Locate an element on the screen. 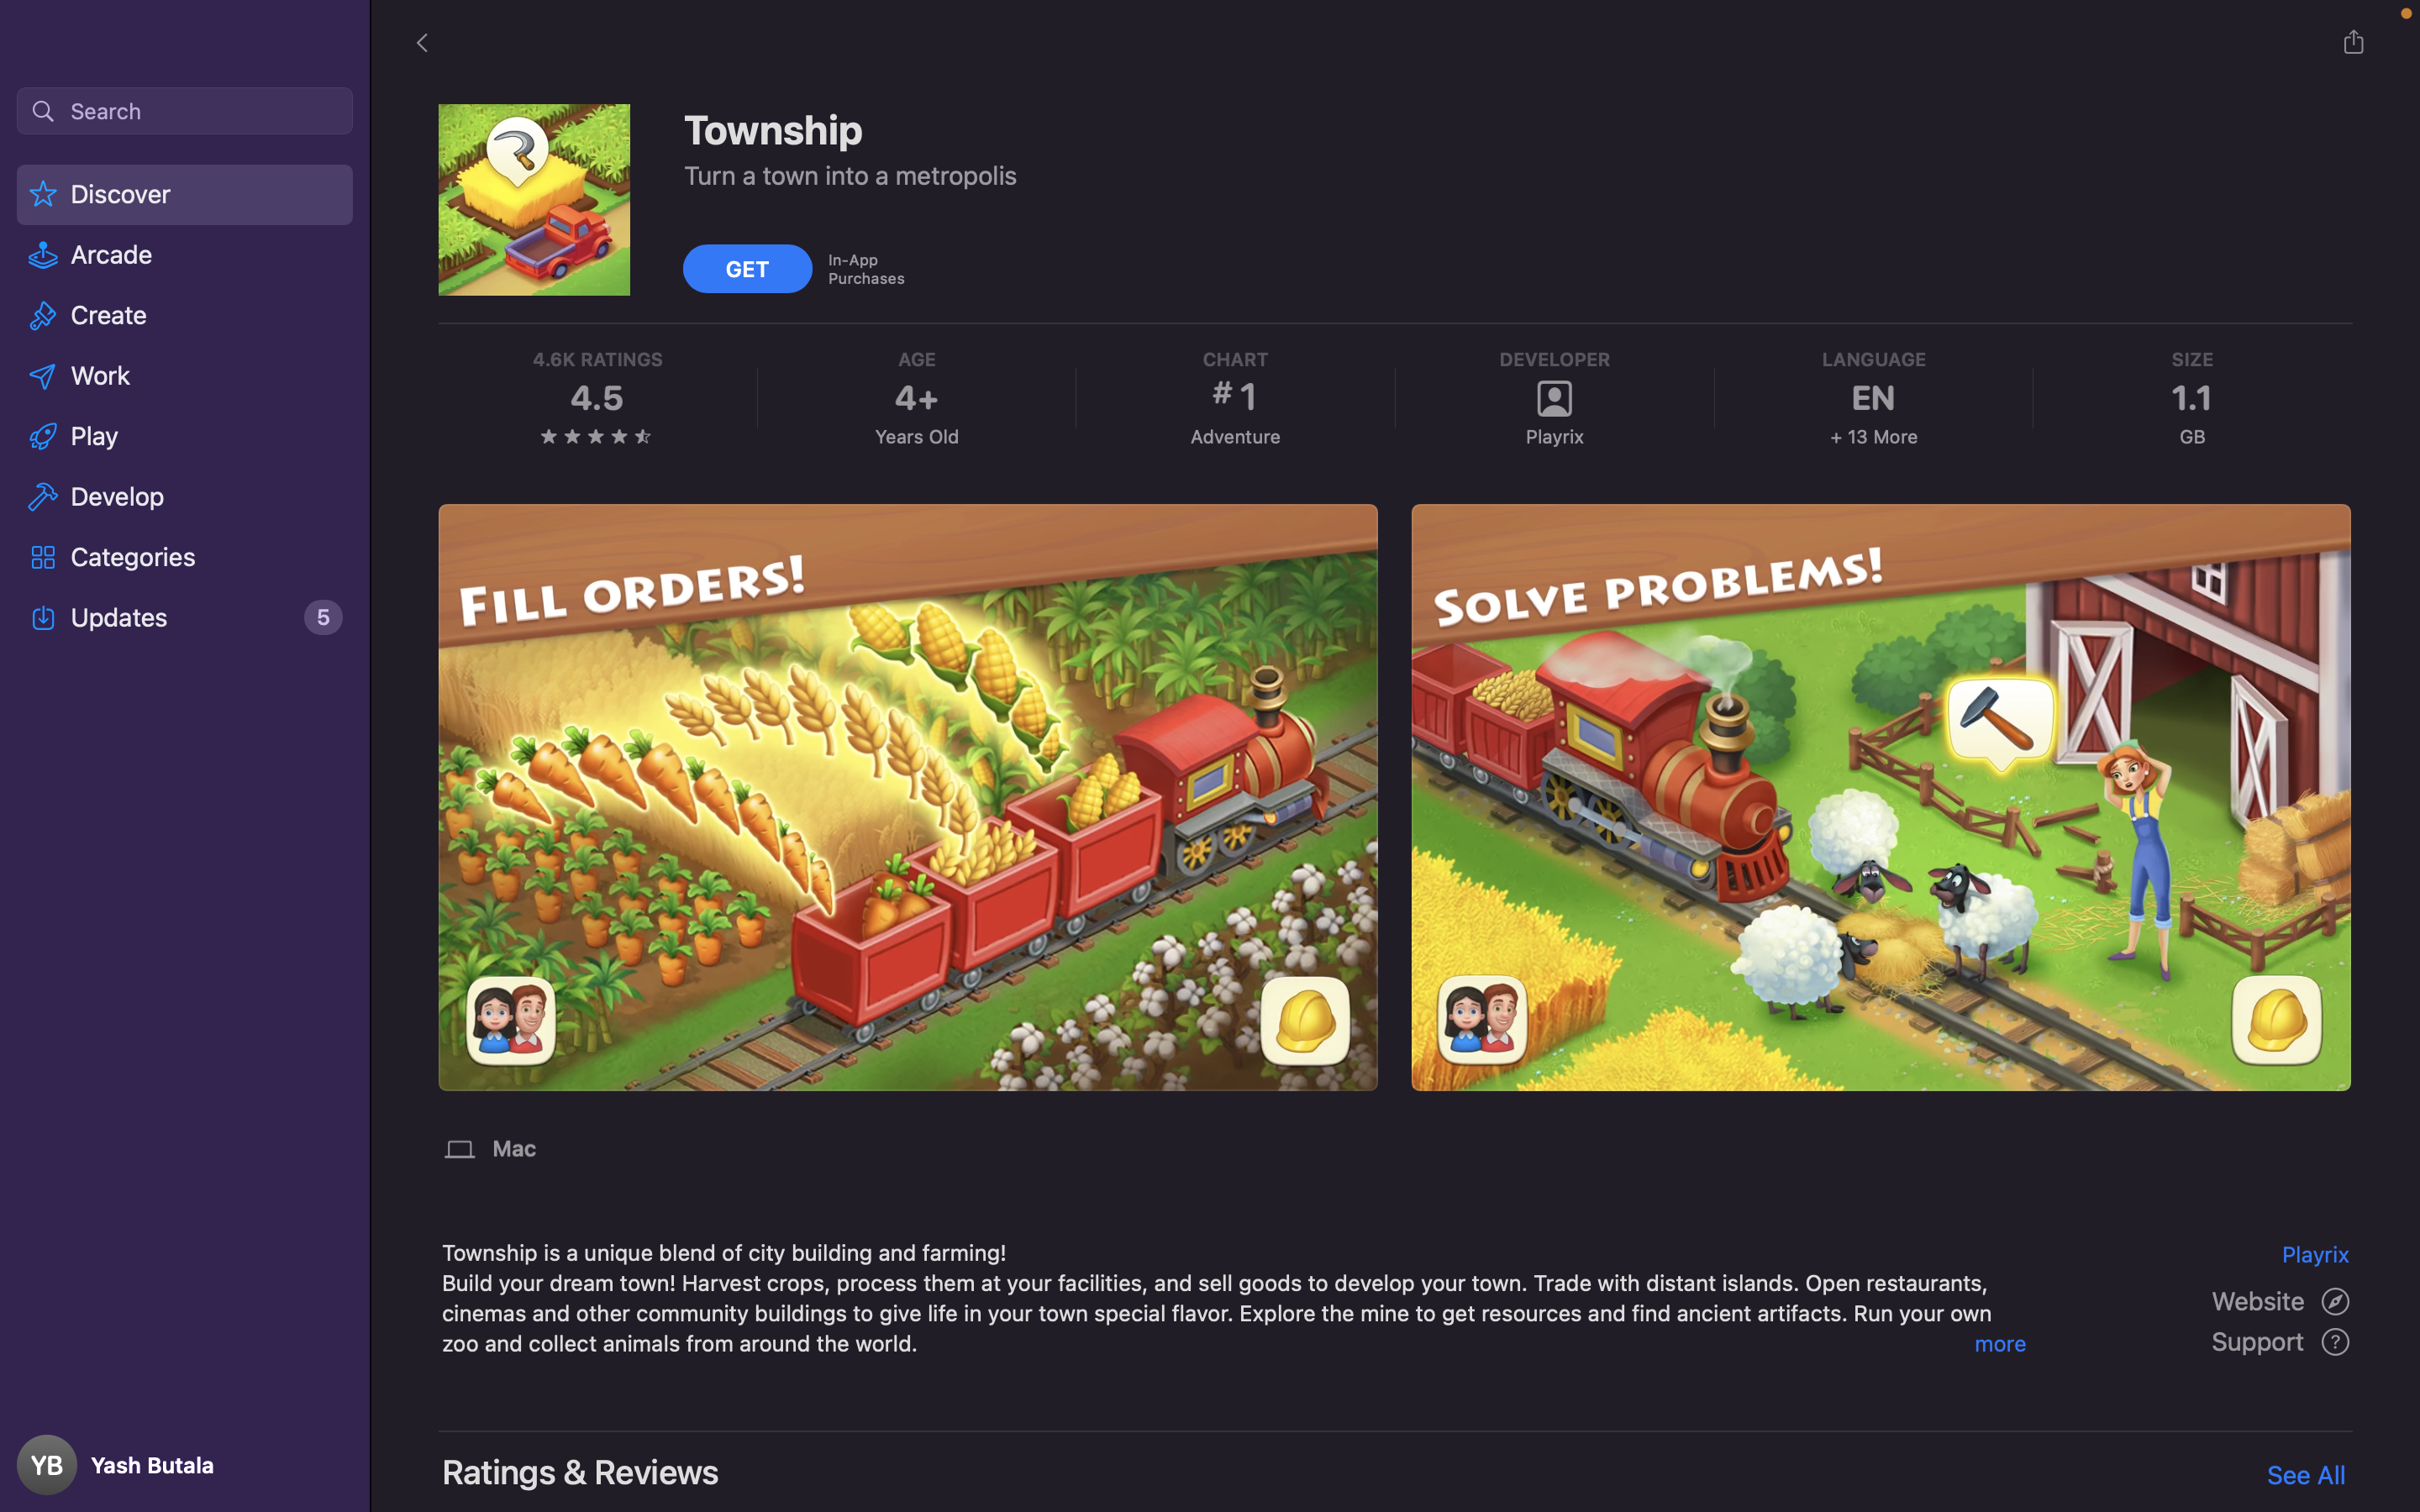 This screenshot has width=2420, height=1512. the "Facebook" option after clicking on the "share" button to disseminate the application on your Facebook profile is located at coordinates (2352, 41).